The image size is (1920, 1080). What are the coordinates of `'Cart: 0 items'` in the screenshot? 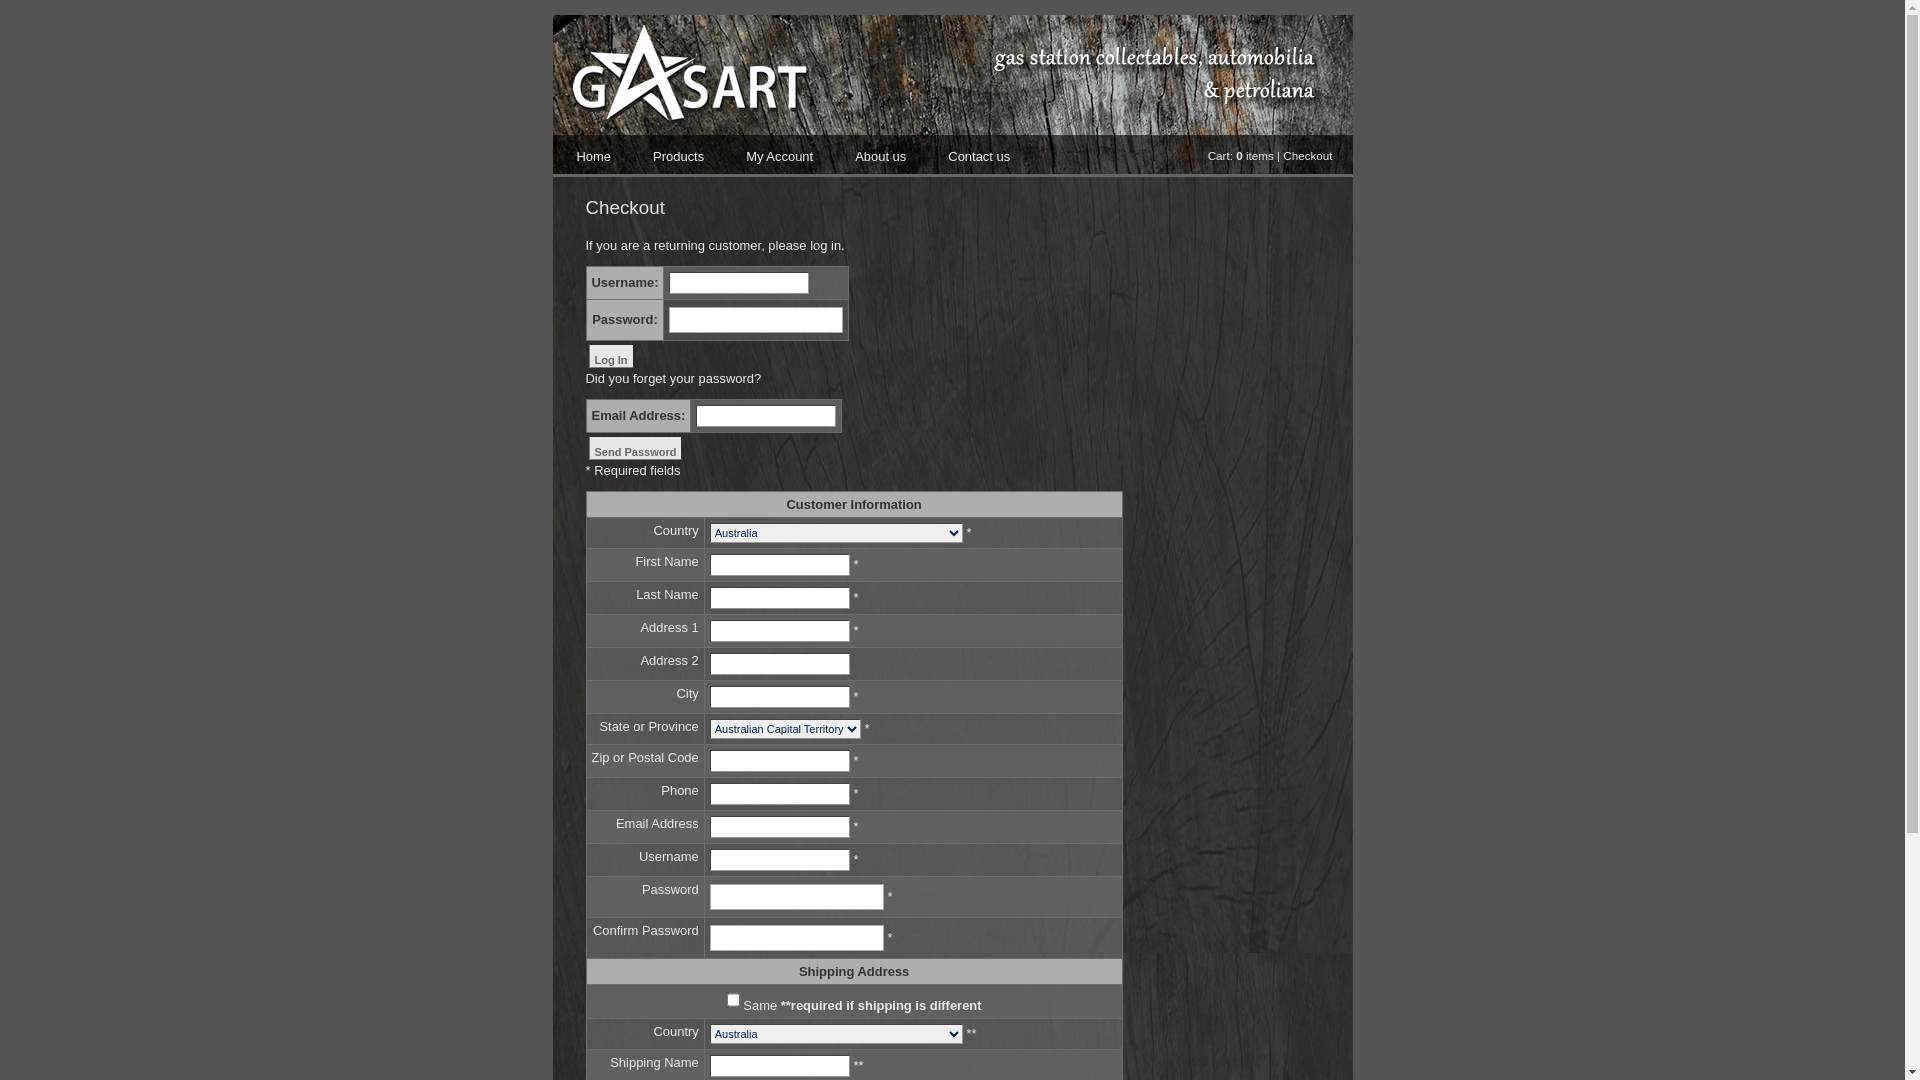 It's located at (1240, 154).